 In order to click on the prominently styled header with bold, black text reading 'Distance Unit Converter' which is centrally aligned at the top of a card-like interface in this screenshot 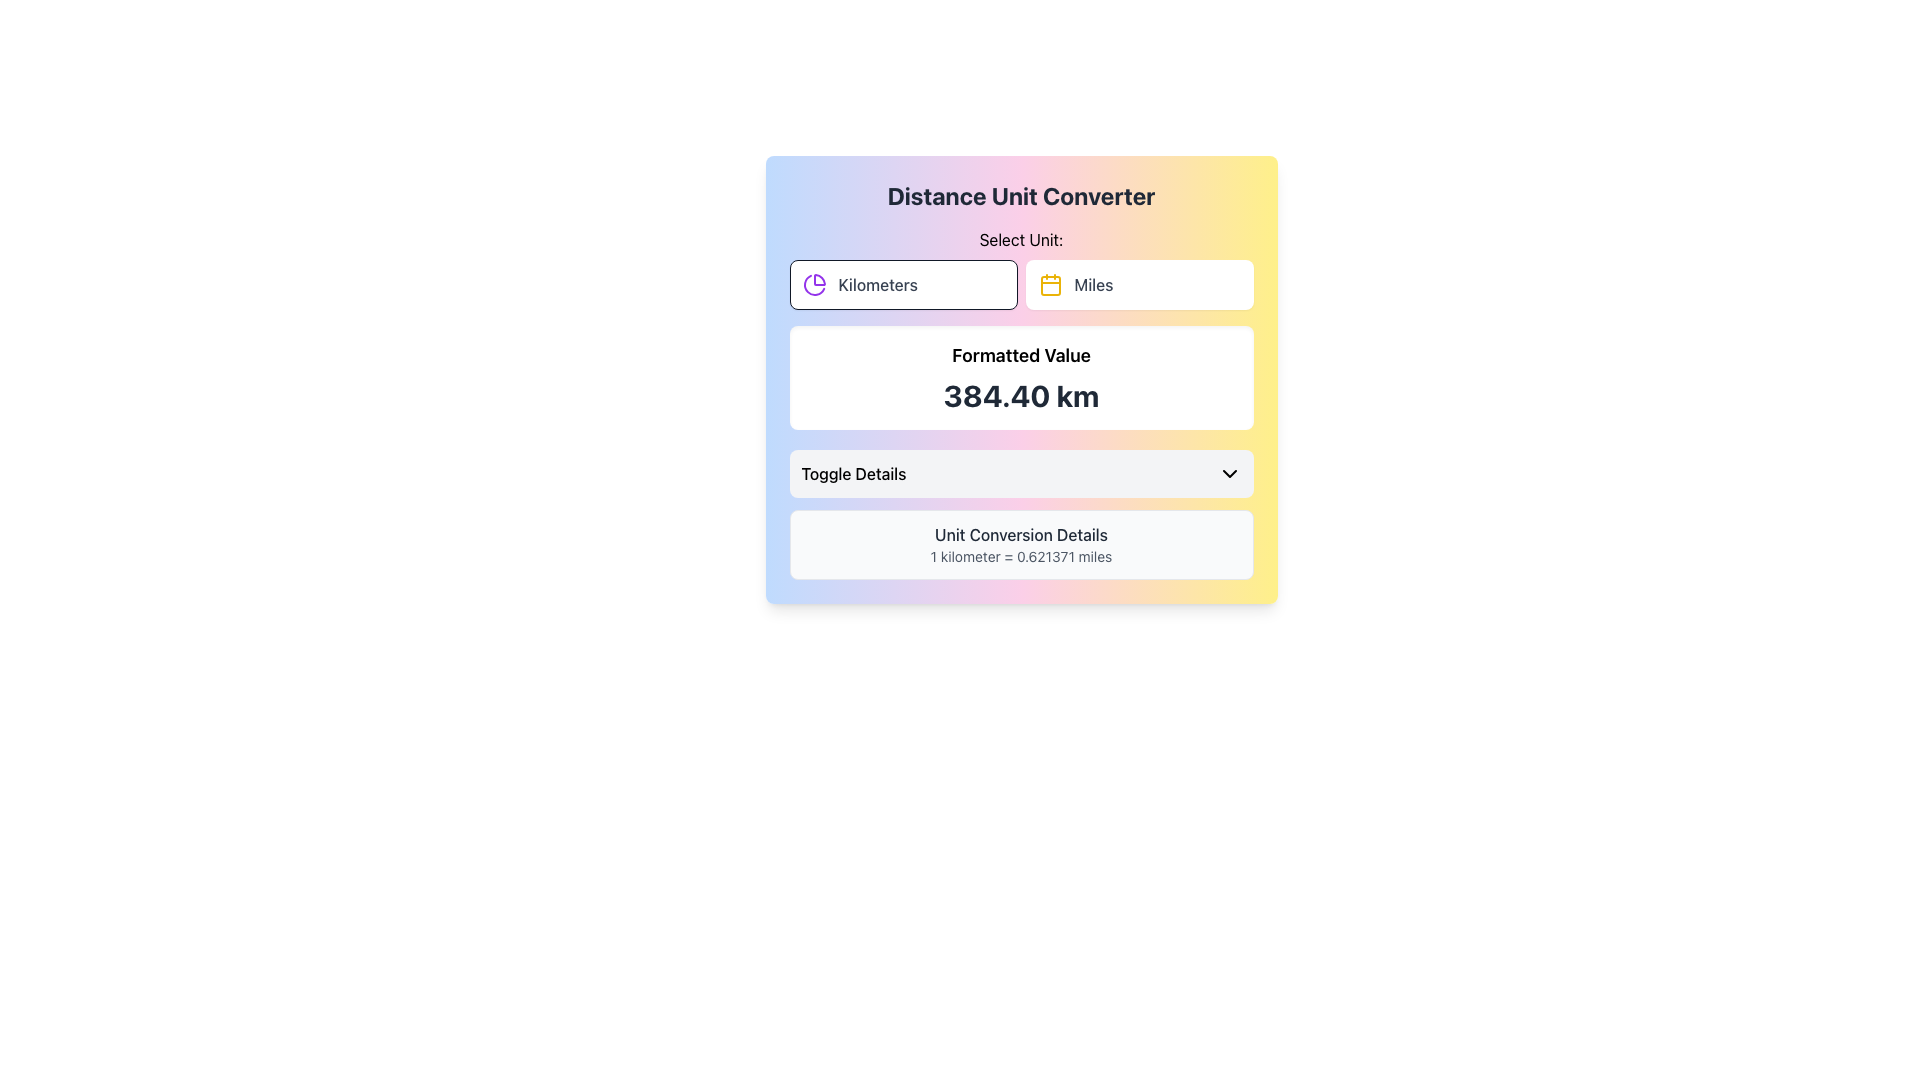, I will do `click(1021, 196)`.